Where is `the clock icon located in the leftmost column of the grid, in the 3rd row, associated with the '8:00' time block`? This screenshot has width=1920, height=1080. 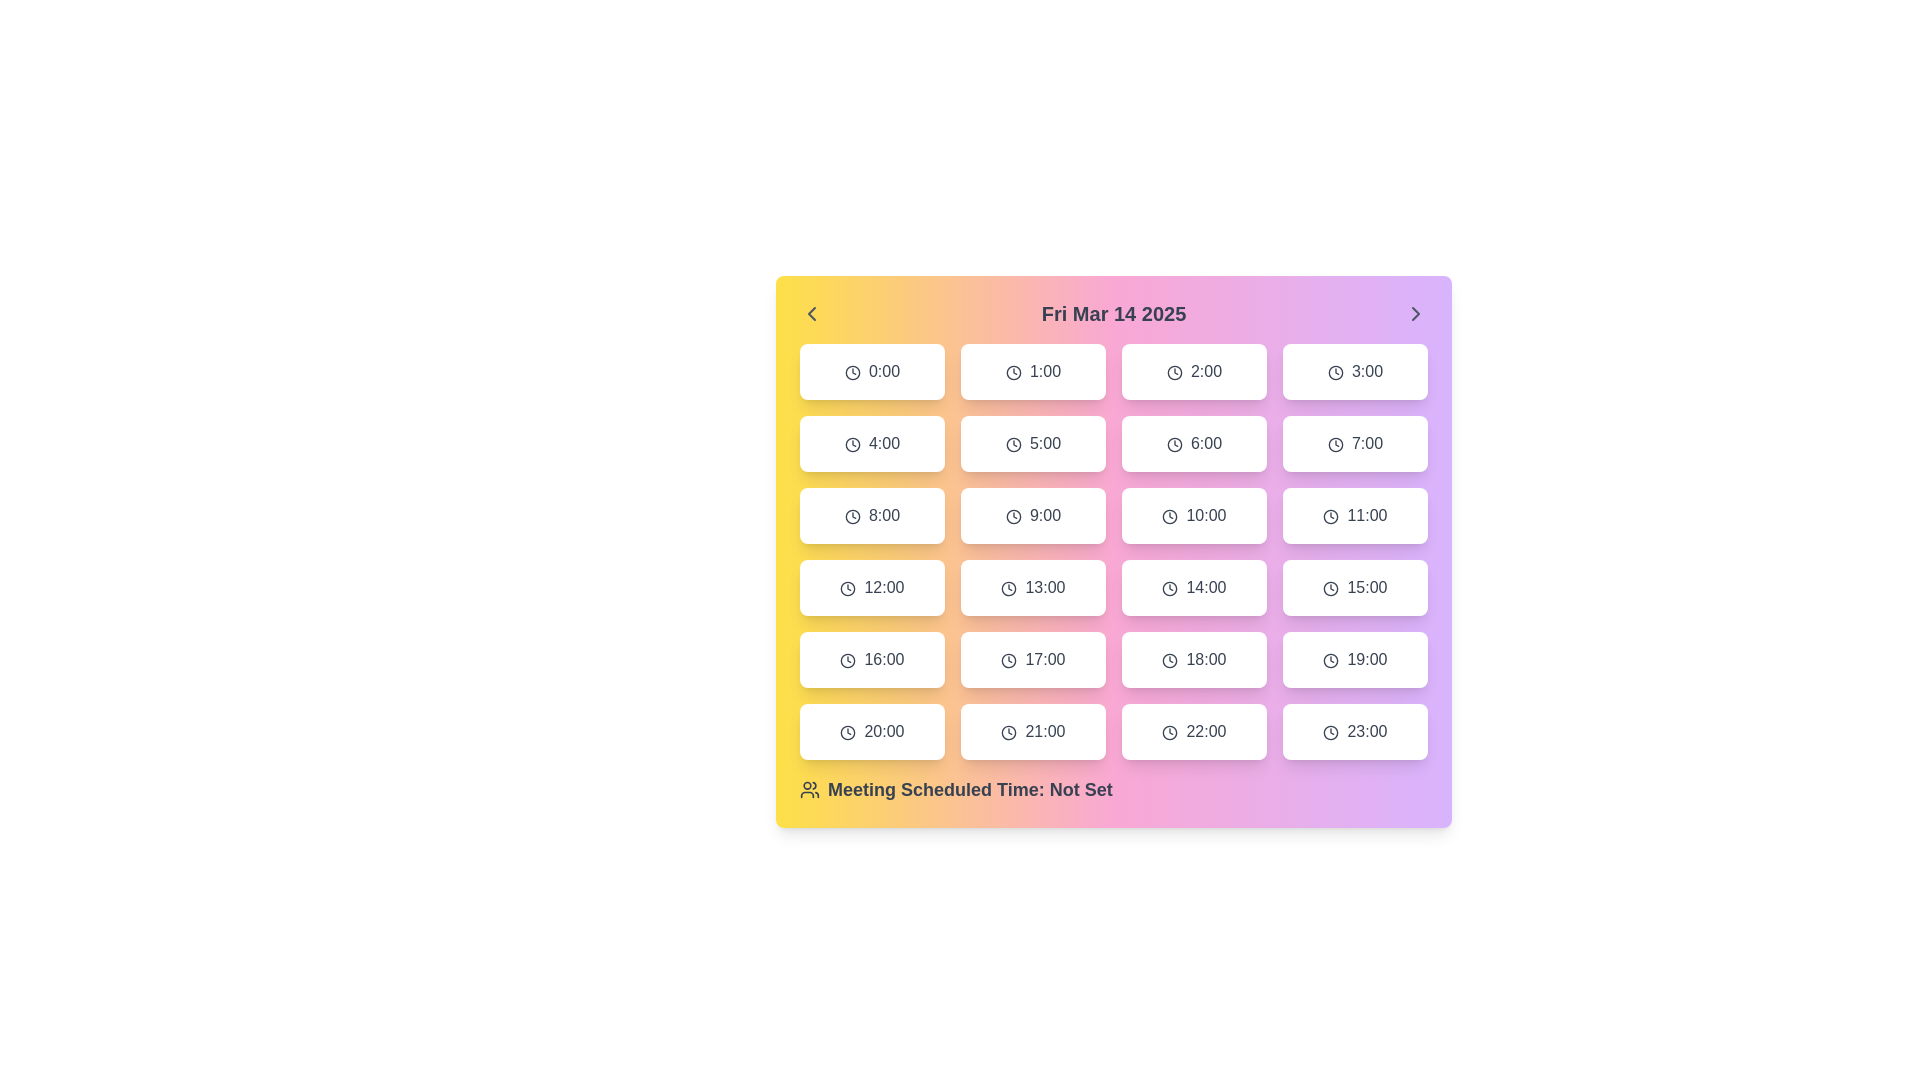 the clock icon located in the leftmost column of the grid, in the 3rd row, associated with the '8:00' time block is located at coordinates (852, 515).